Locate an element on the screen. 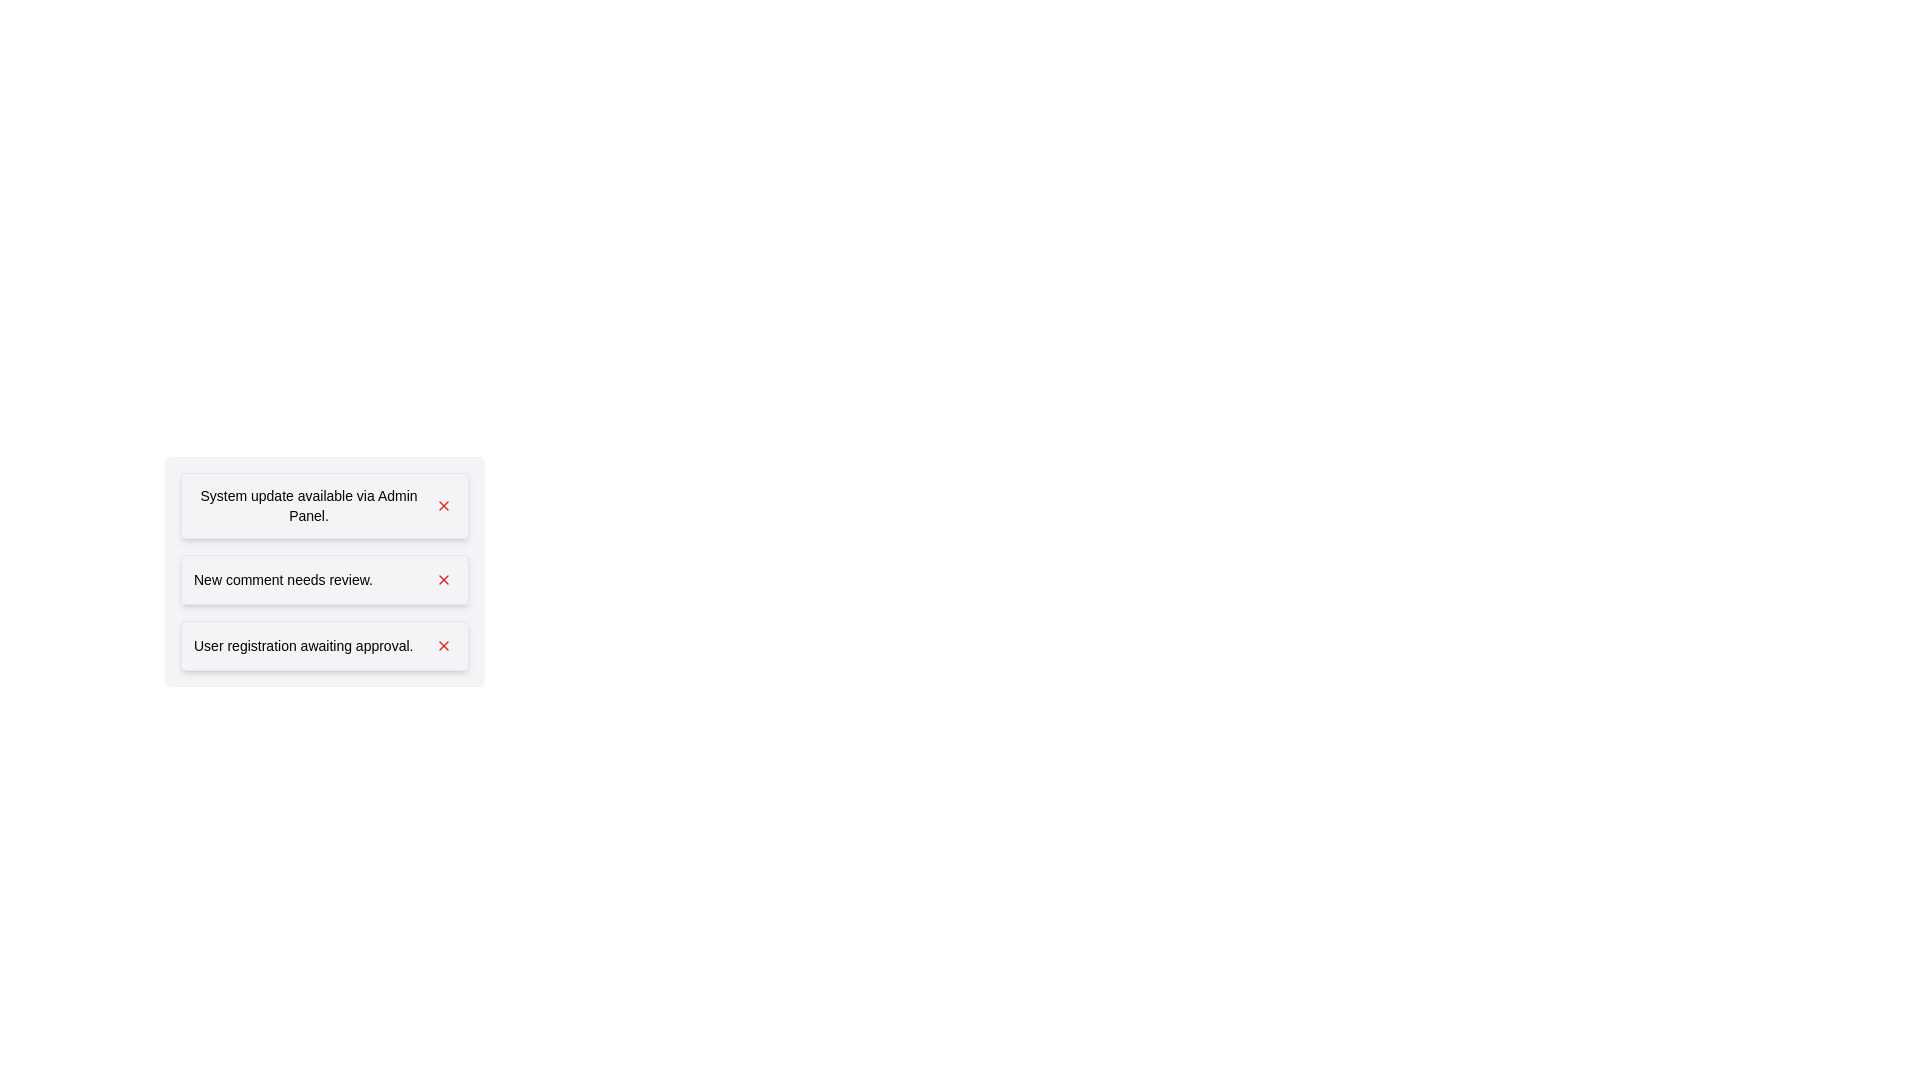 Image resolution: width=1920 pixels, height=1080 pixels. the red 'X' icon button located at the top-right corner of the card that displays 'System update available via Admin Panel' to observe its tooltip is located at coordinates (443, 504).